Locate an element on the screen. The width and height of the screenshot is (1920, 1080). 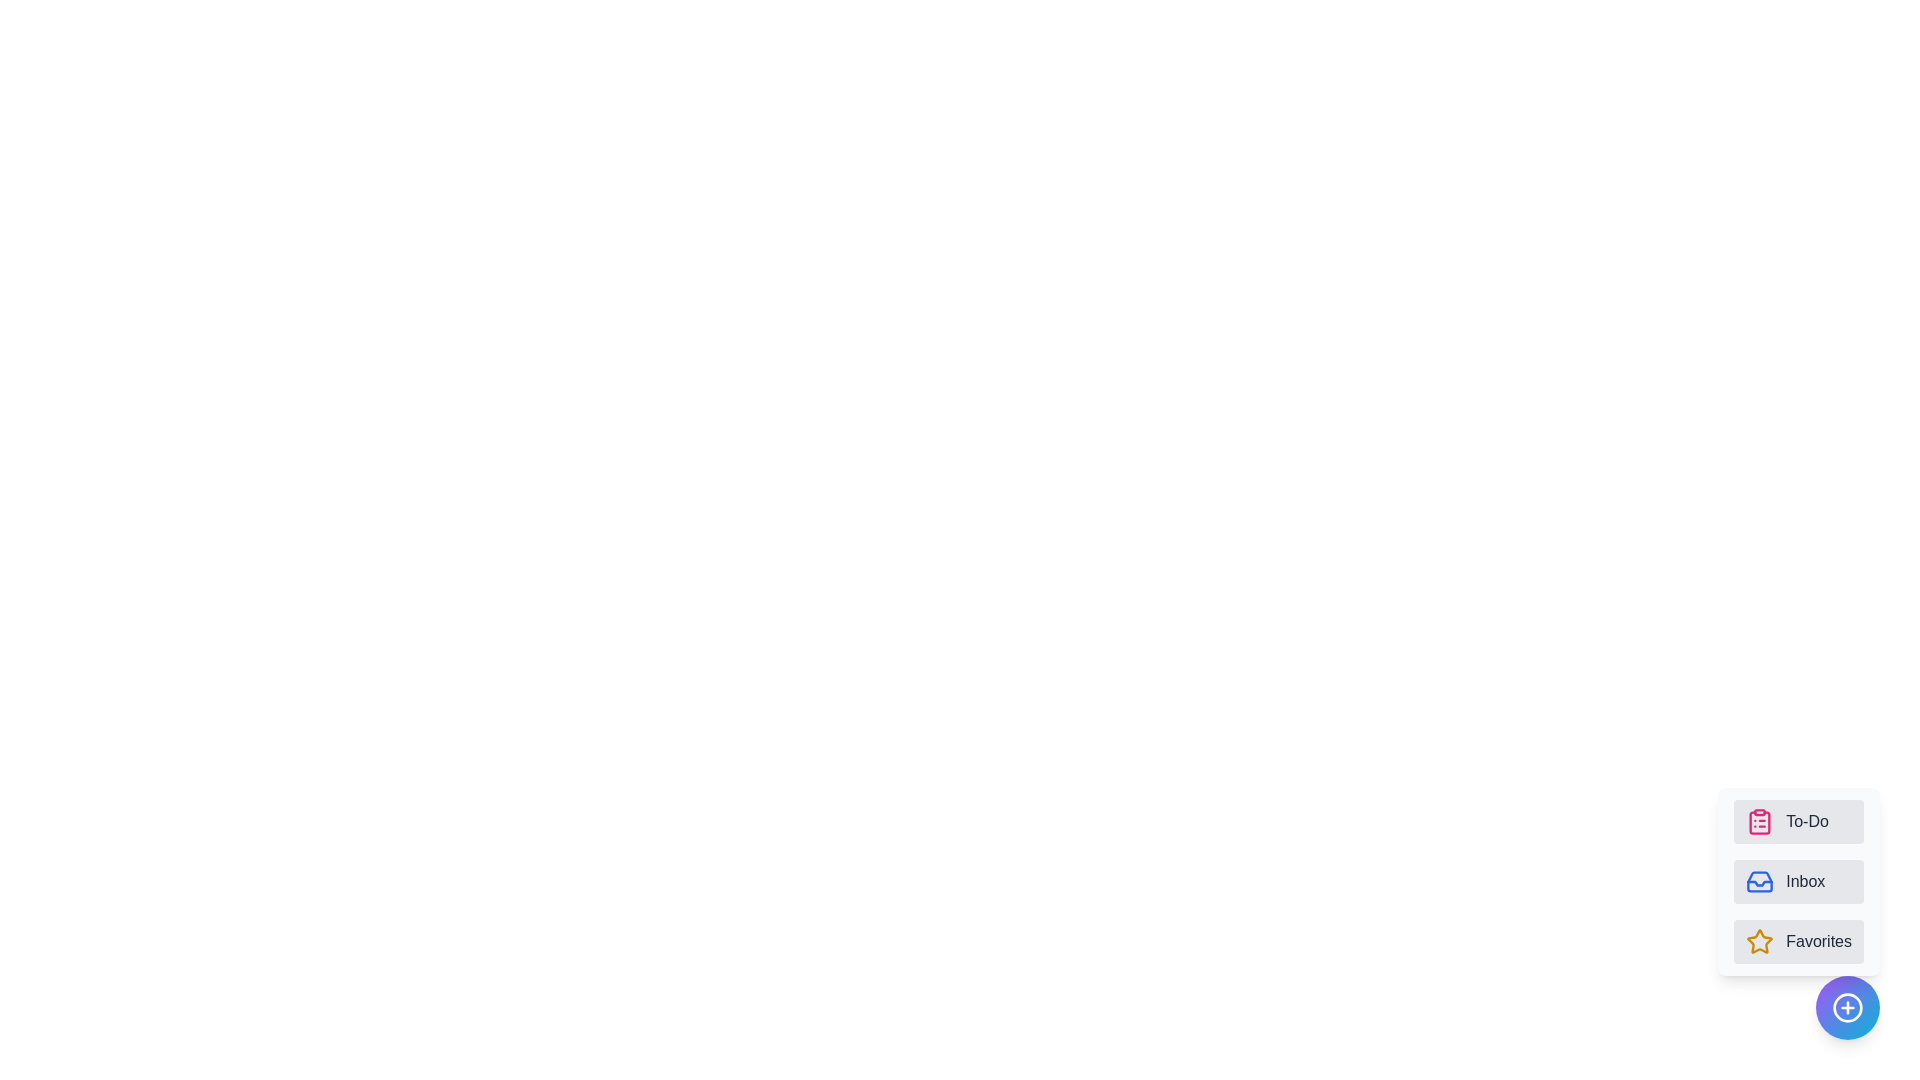
floating action button to toggle the panel is located at coordinates (1847, 1007).